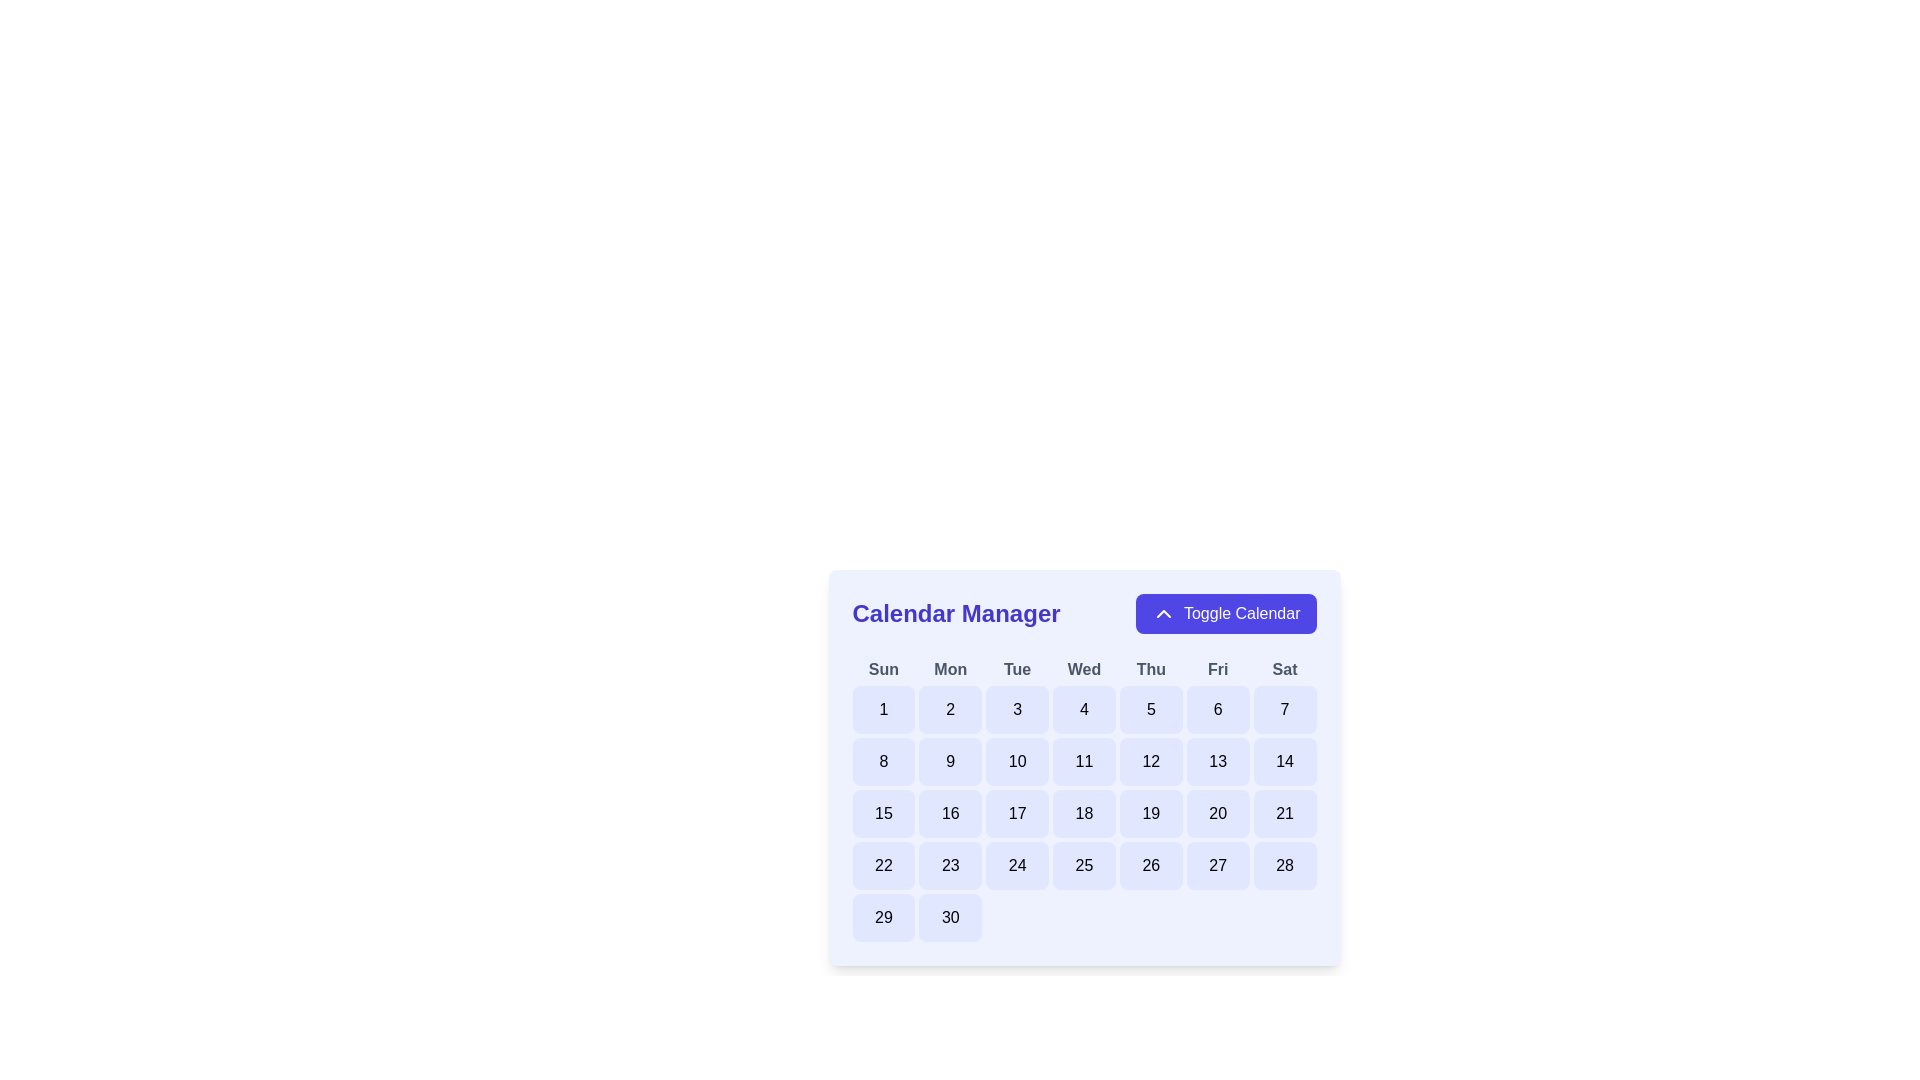  Describe the element at coordinates (949, 708) in the screenshot. I see `the button representing the second day of the month in the calendar layout located under the 'Mon' column header` at that location.